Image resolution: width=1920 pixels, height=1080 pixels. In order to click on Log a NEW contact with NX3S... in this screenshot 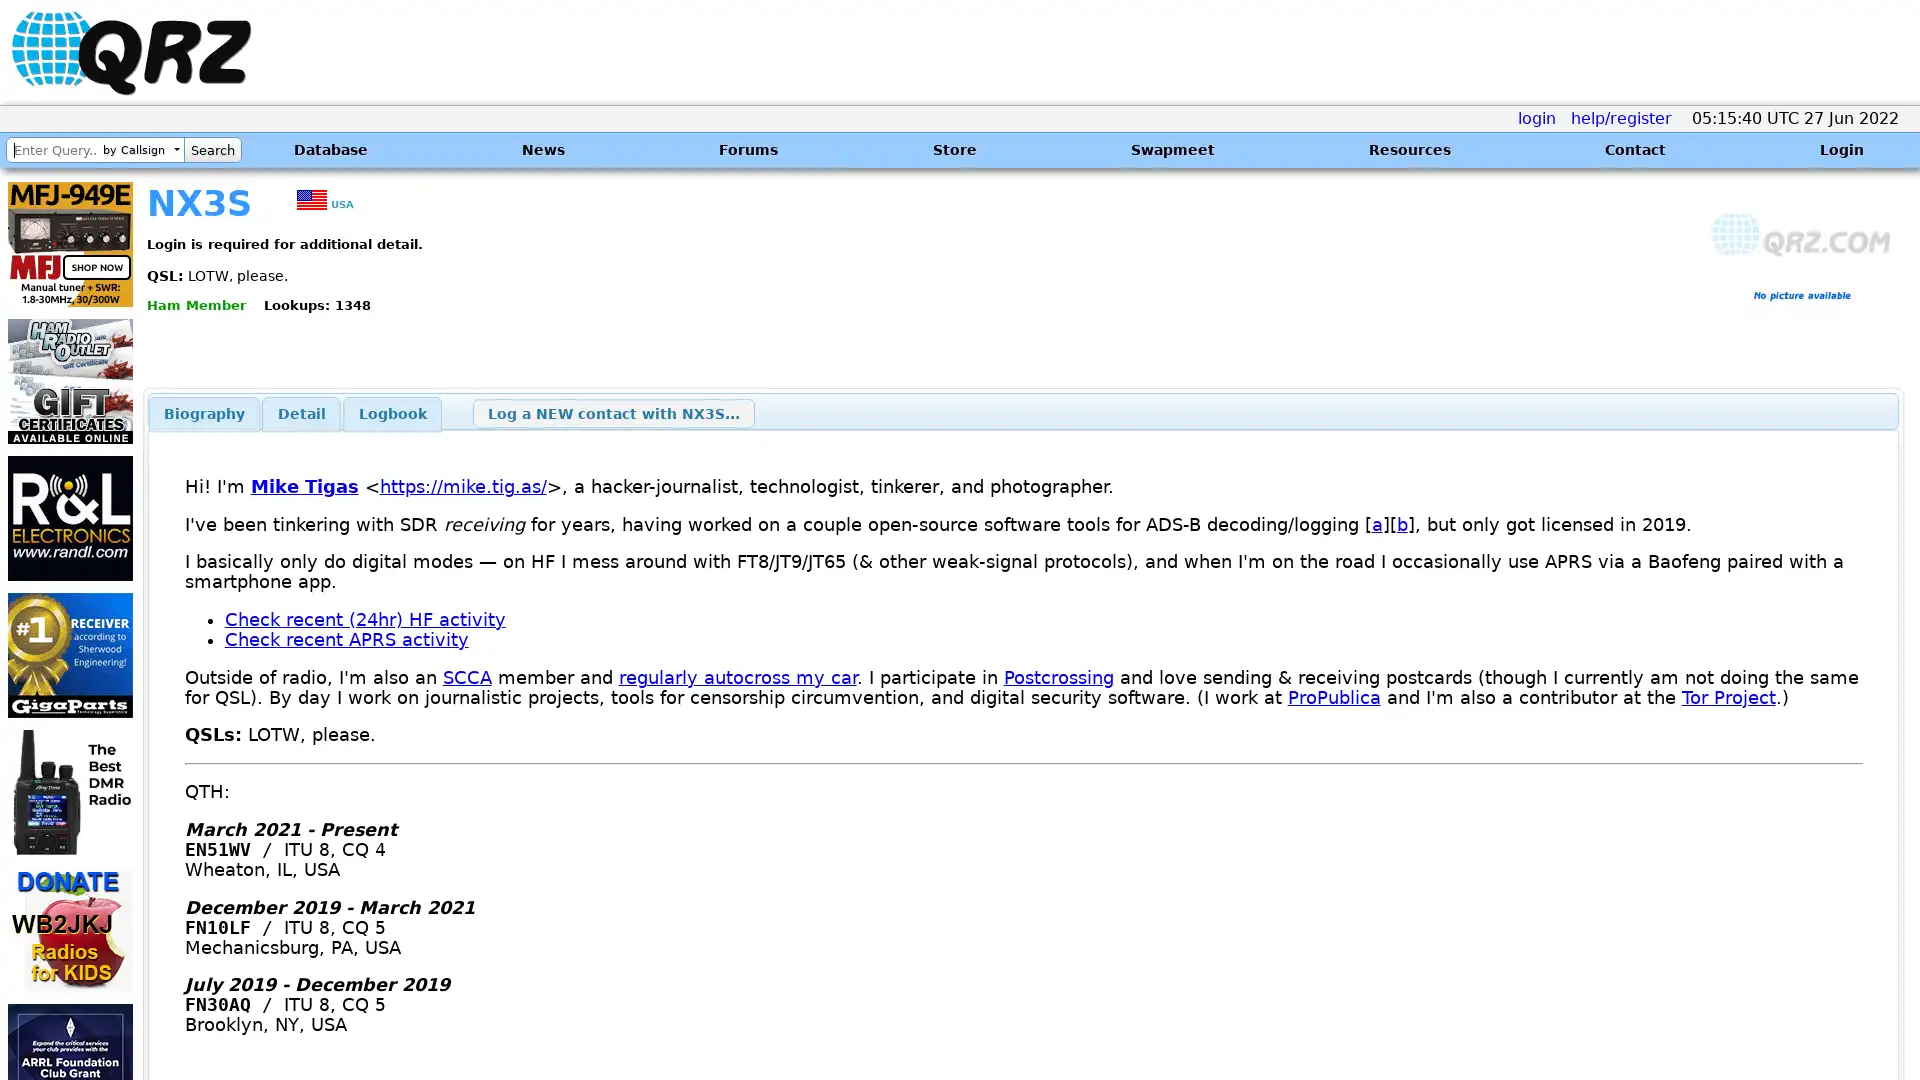, I will do `click(612, 412)`.